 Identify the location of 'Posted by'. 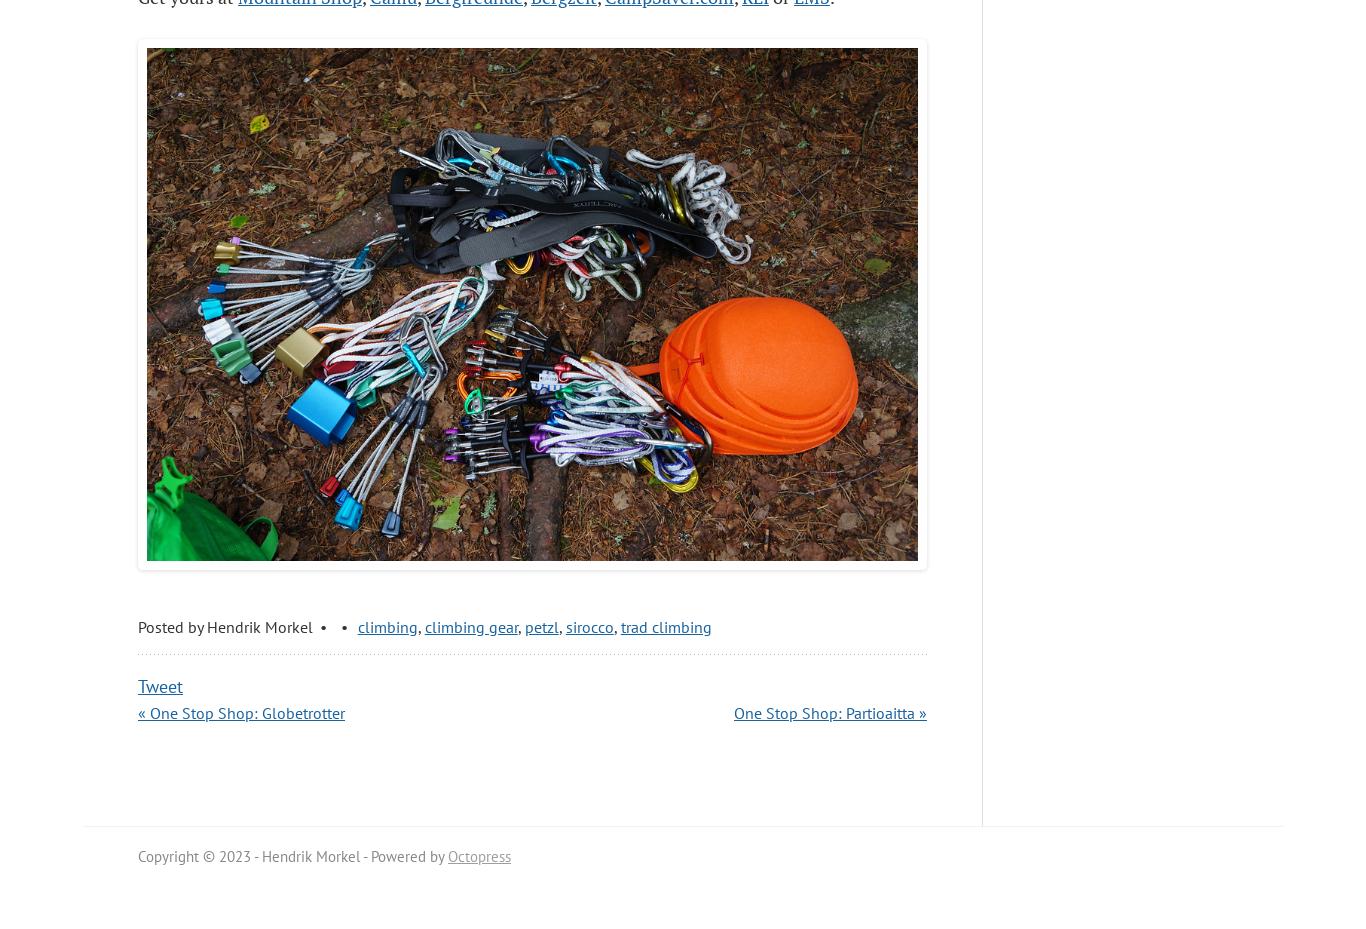
(136, 625).